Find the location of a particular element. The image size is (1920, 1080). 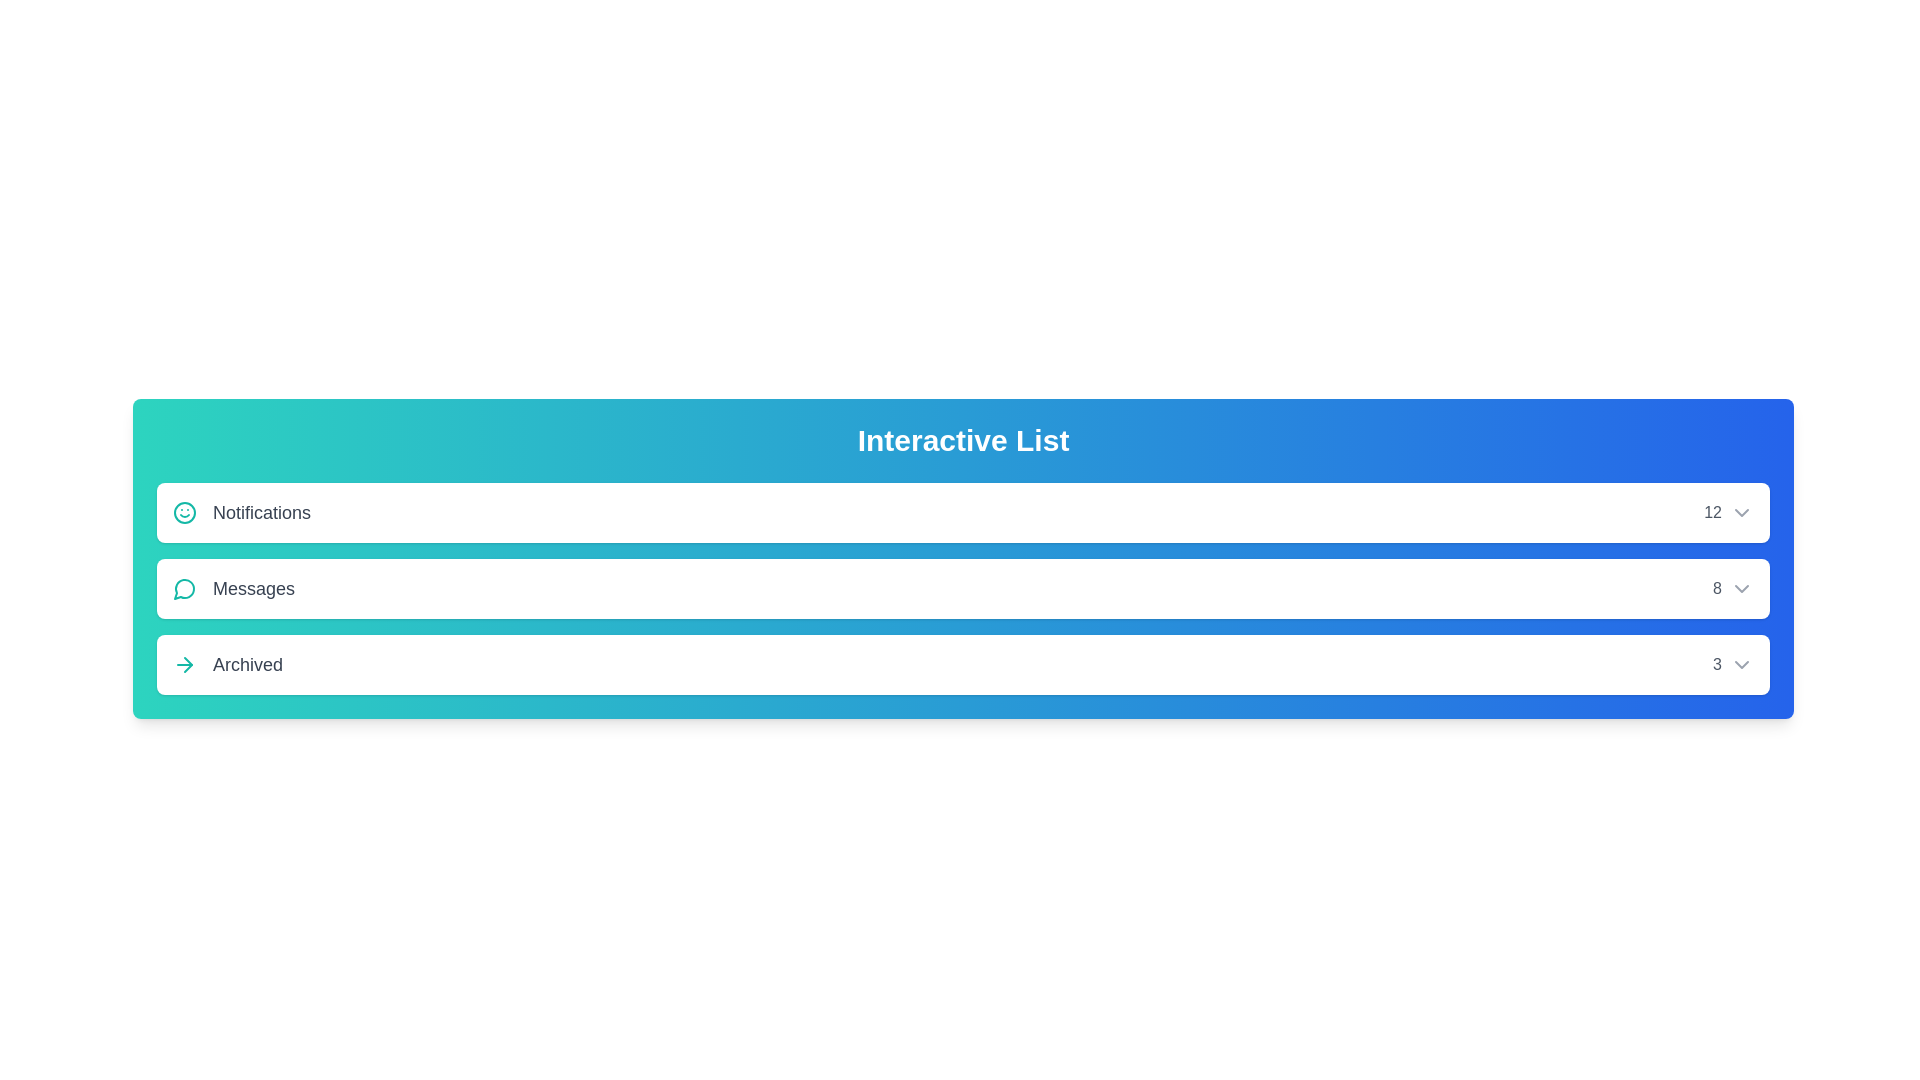

the text of the item Messages in the list is located at coordinates (234, 588).